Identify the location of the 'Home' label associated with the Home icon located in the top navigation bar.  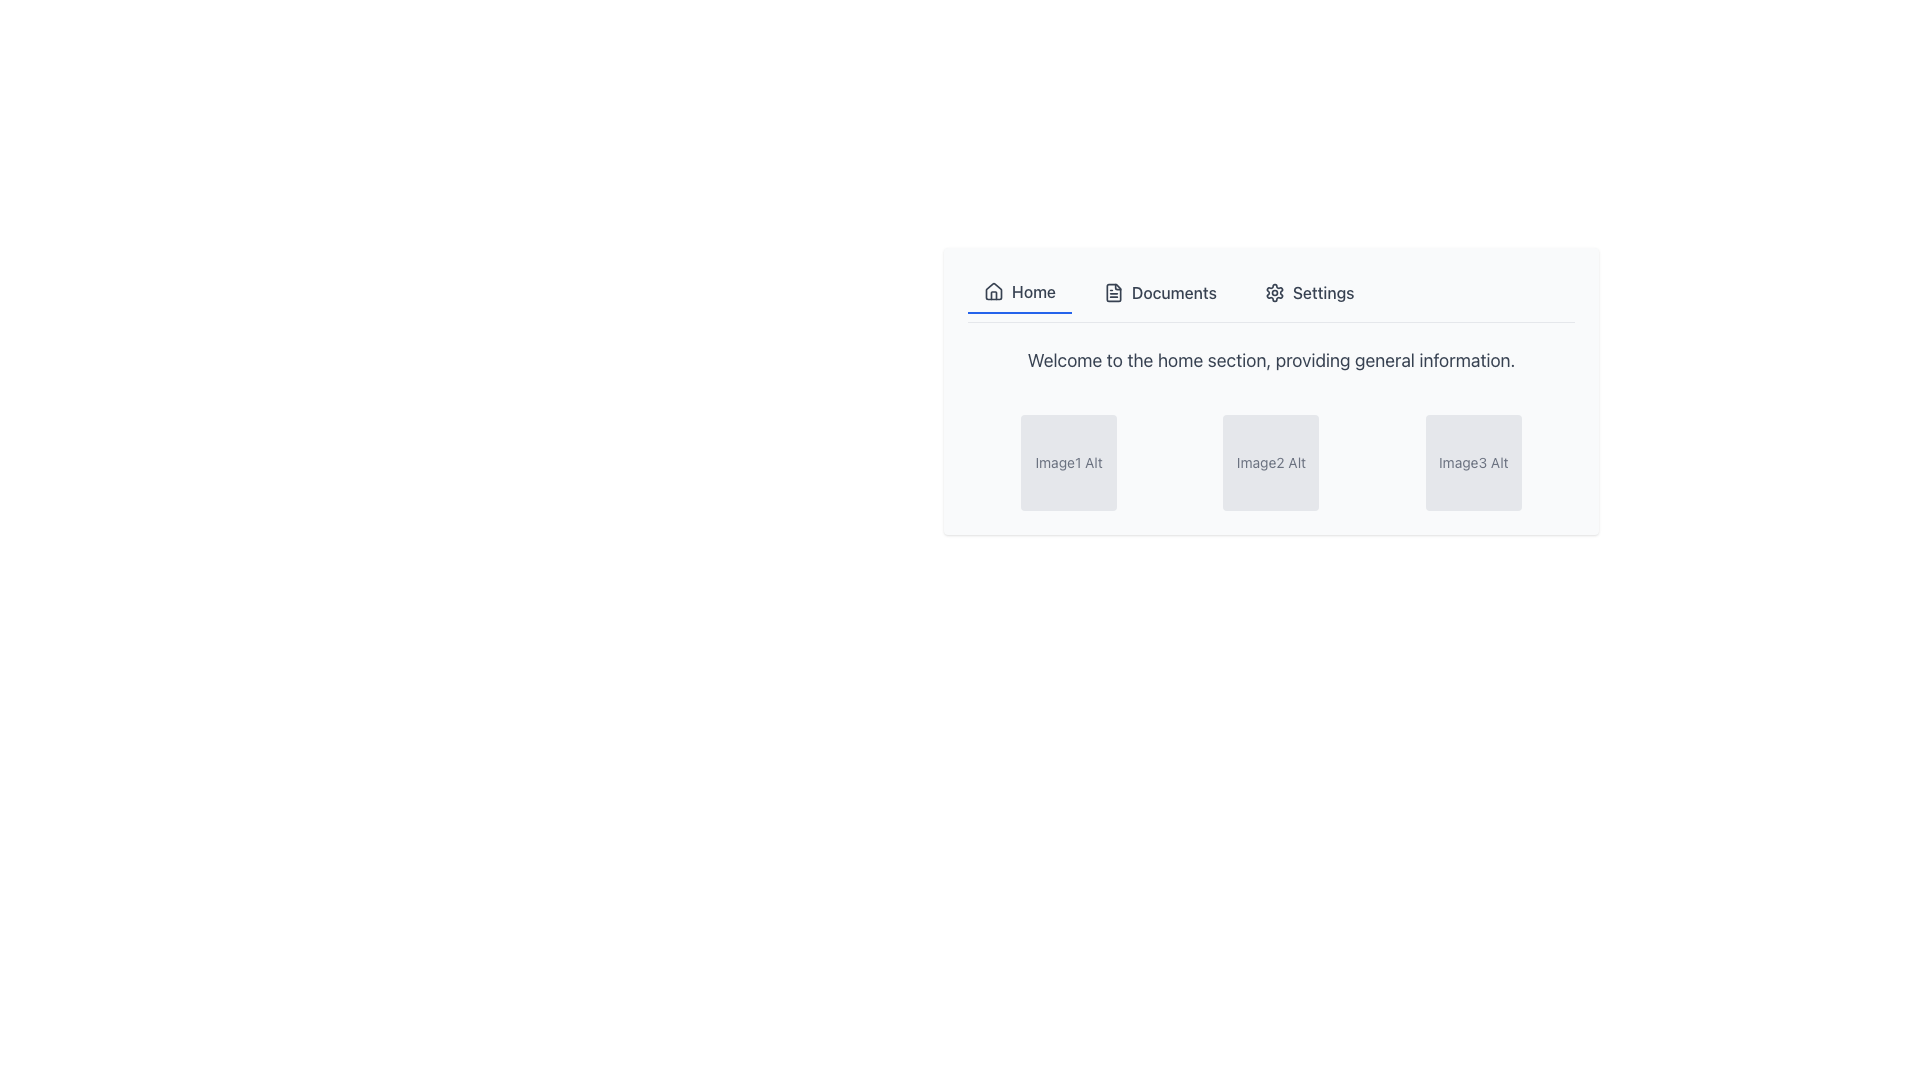
(993, 290).